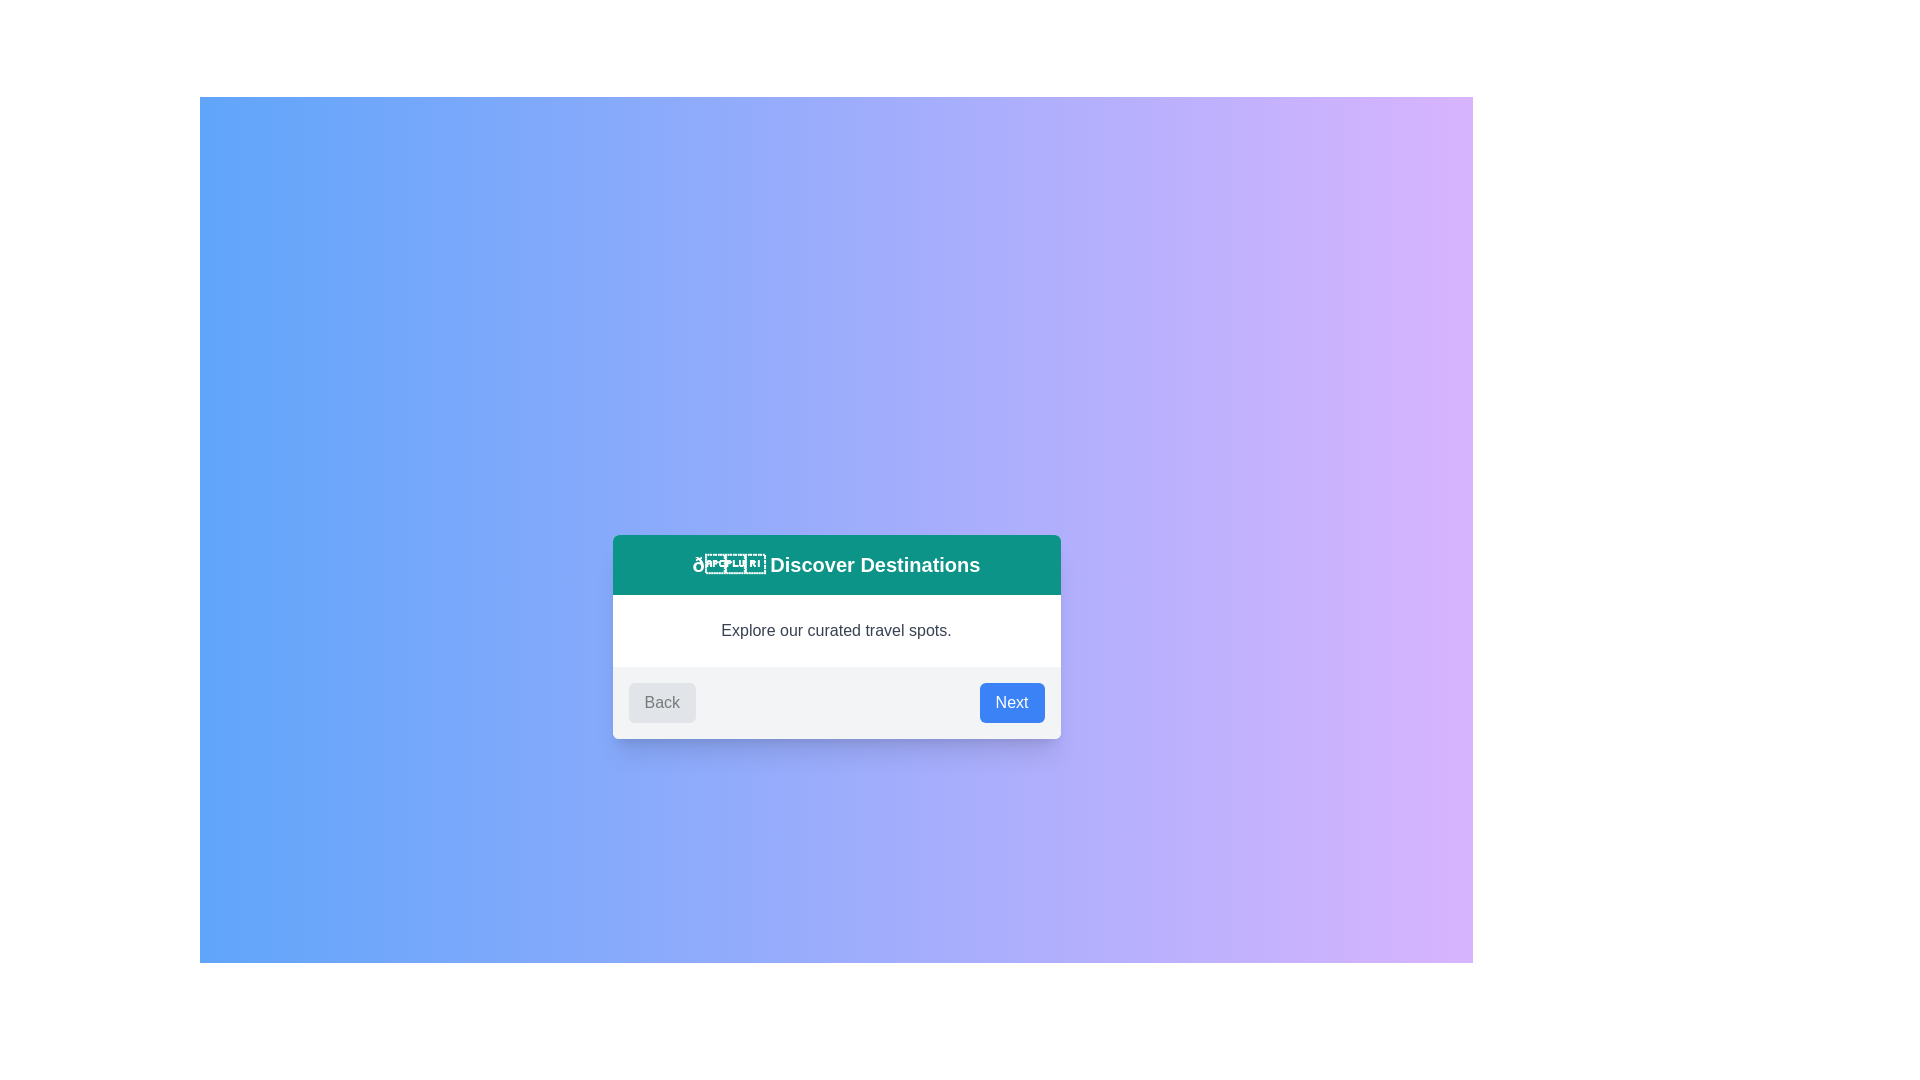  Describe the element at coordinates (836, 631) in the screenshot. I see `the text element displaying 'Explore our curated travel spots.' which is centrally aligned, in medium-gray color, located within a card component below the title 'Discover Destinations'` at that location.